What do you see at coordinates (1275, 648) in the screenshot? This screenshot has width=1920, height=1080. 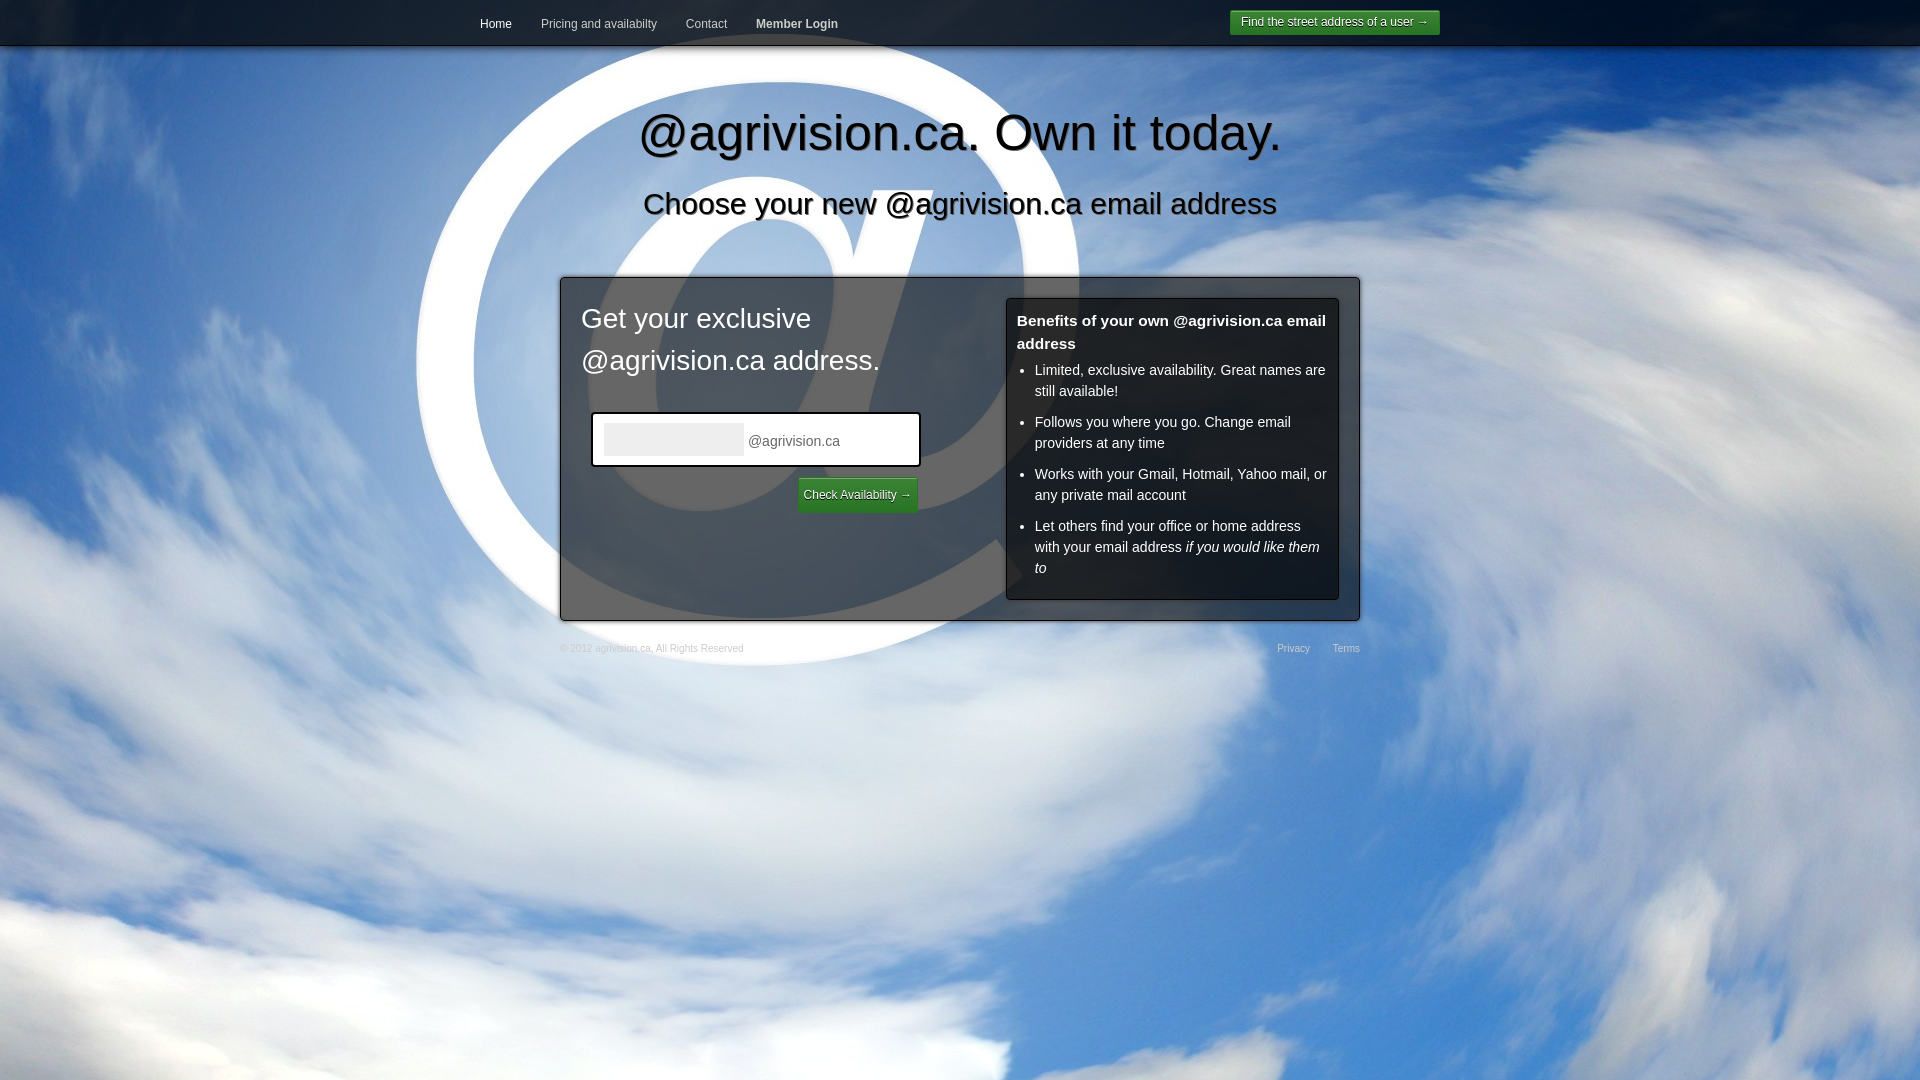 I see `'Privacy'` at bounding box center [1275, 648].